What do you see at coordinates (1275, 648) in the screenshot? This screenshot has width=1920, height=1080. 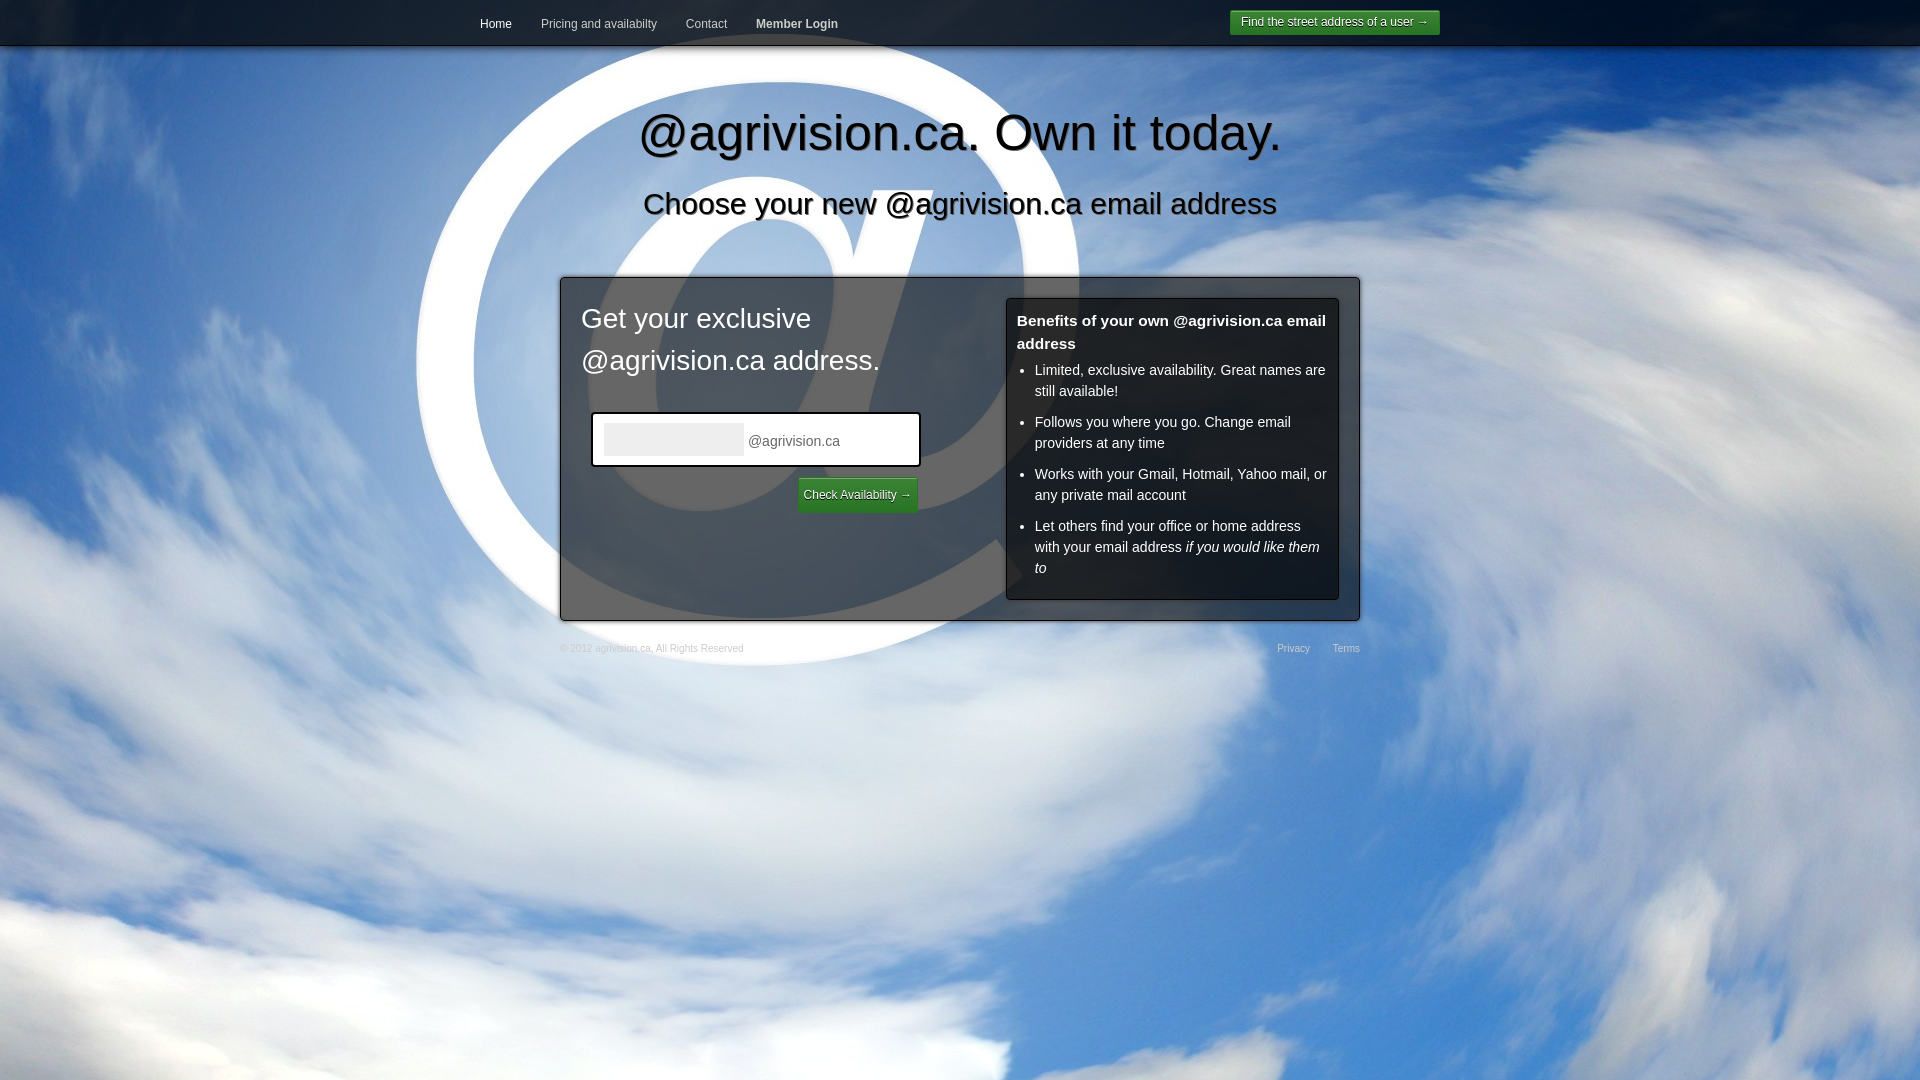 I see `'Privacy'` at bounding box center [1275, 648].